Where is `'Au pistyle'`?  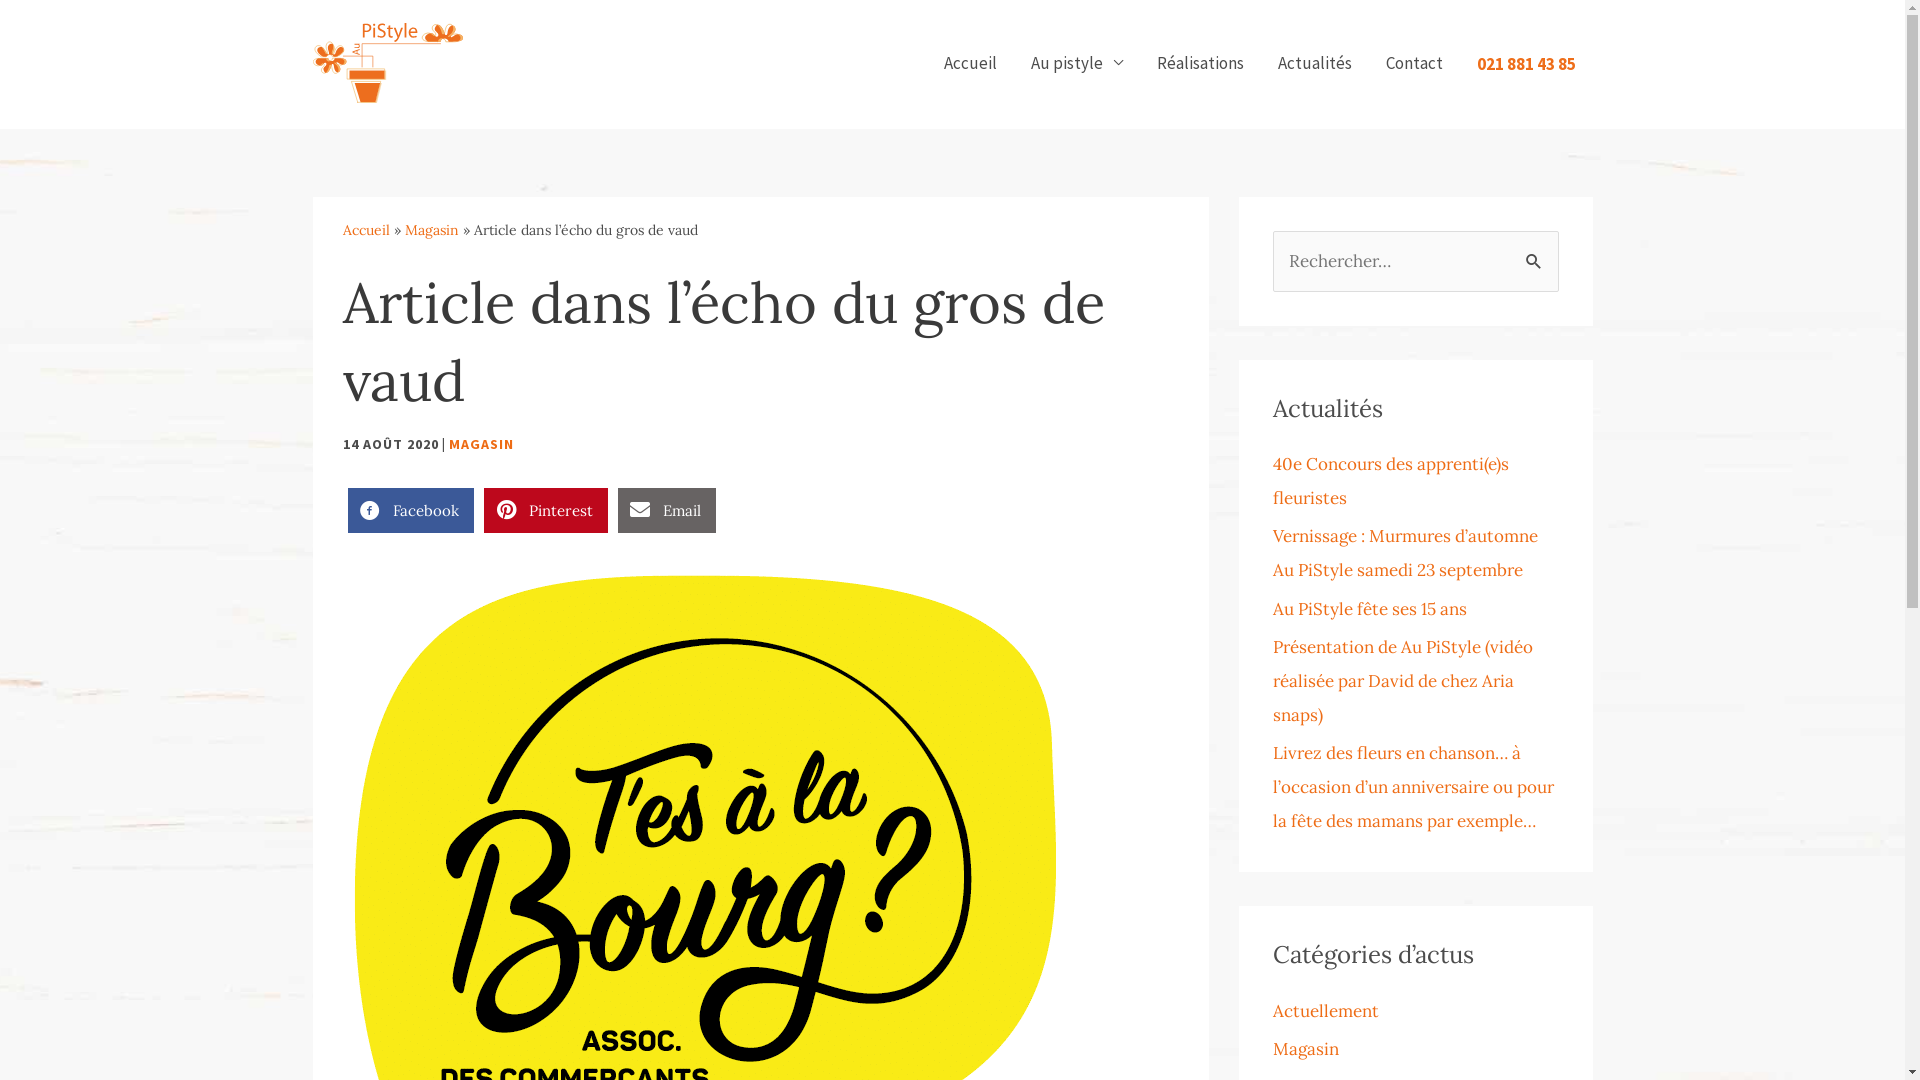
'Au pistyle' is located at coordinates (1075, 61).